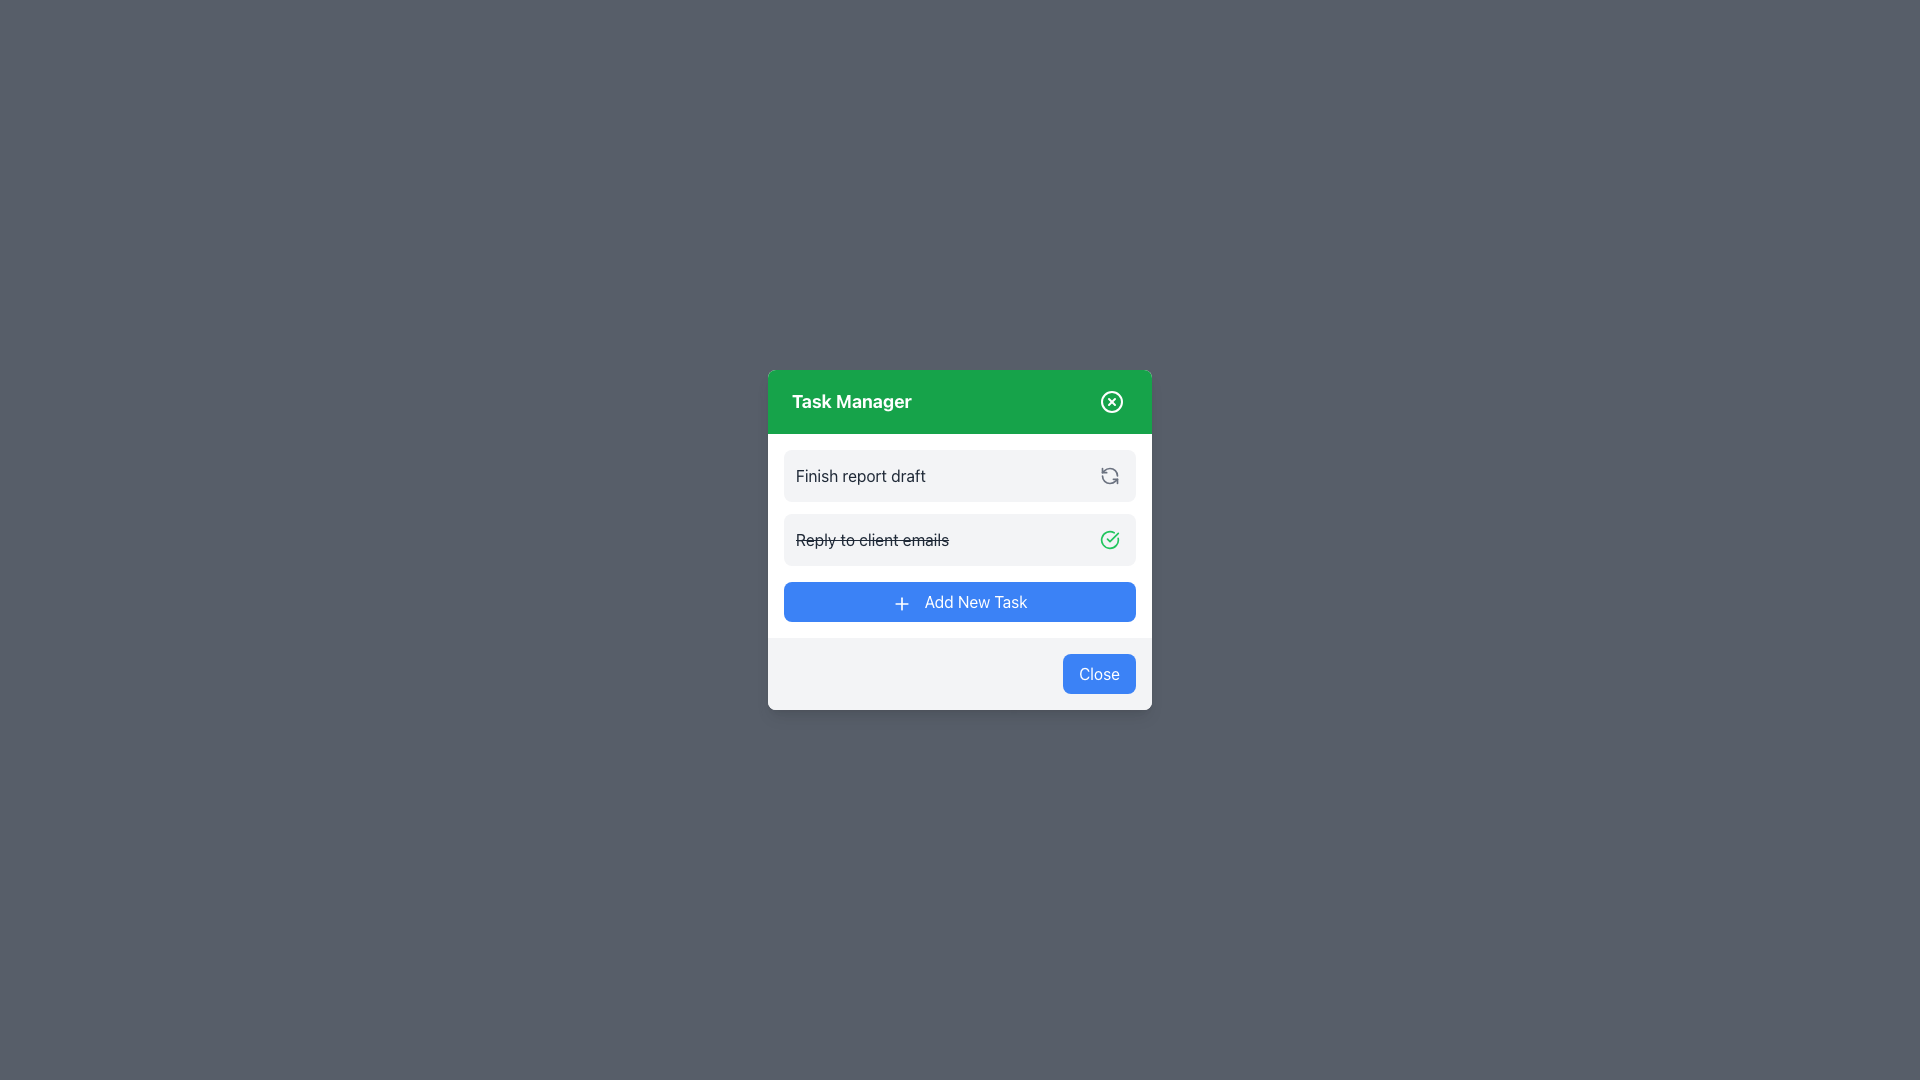  I want to click on the completed task list item, so click(960, 540).